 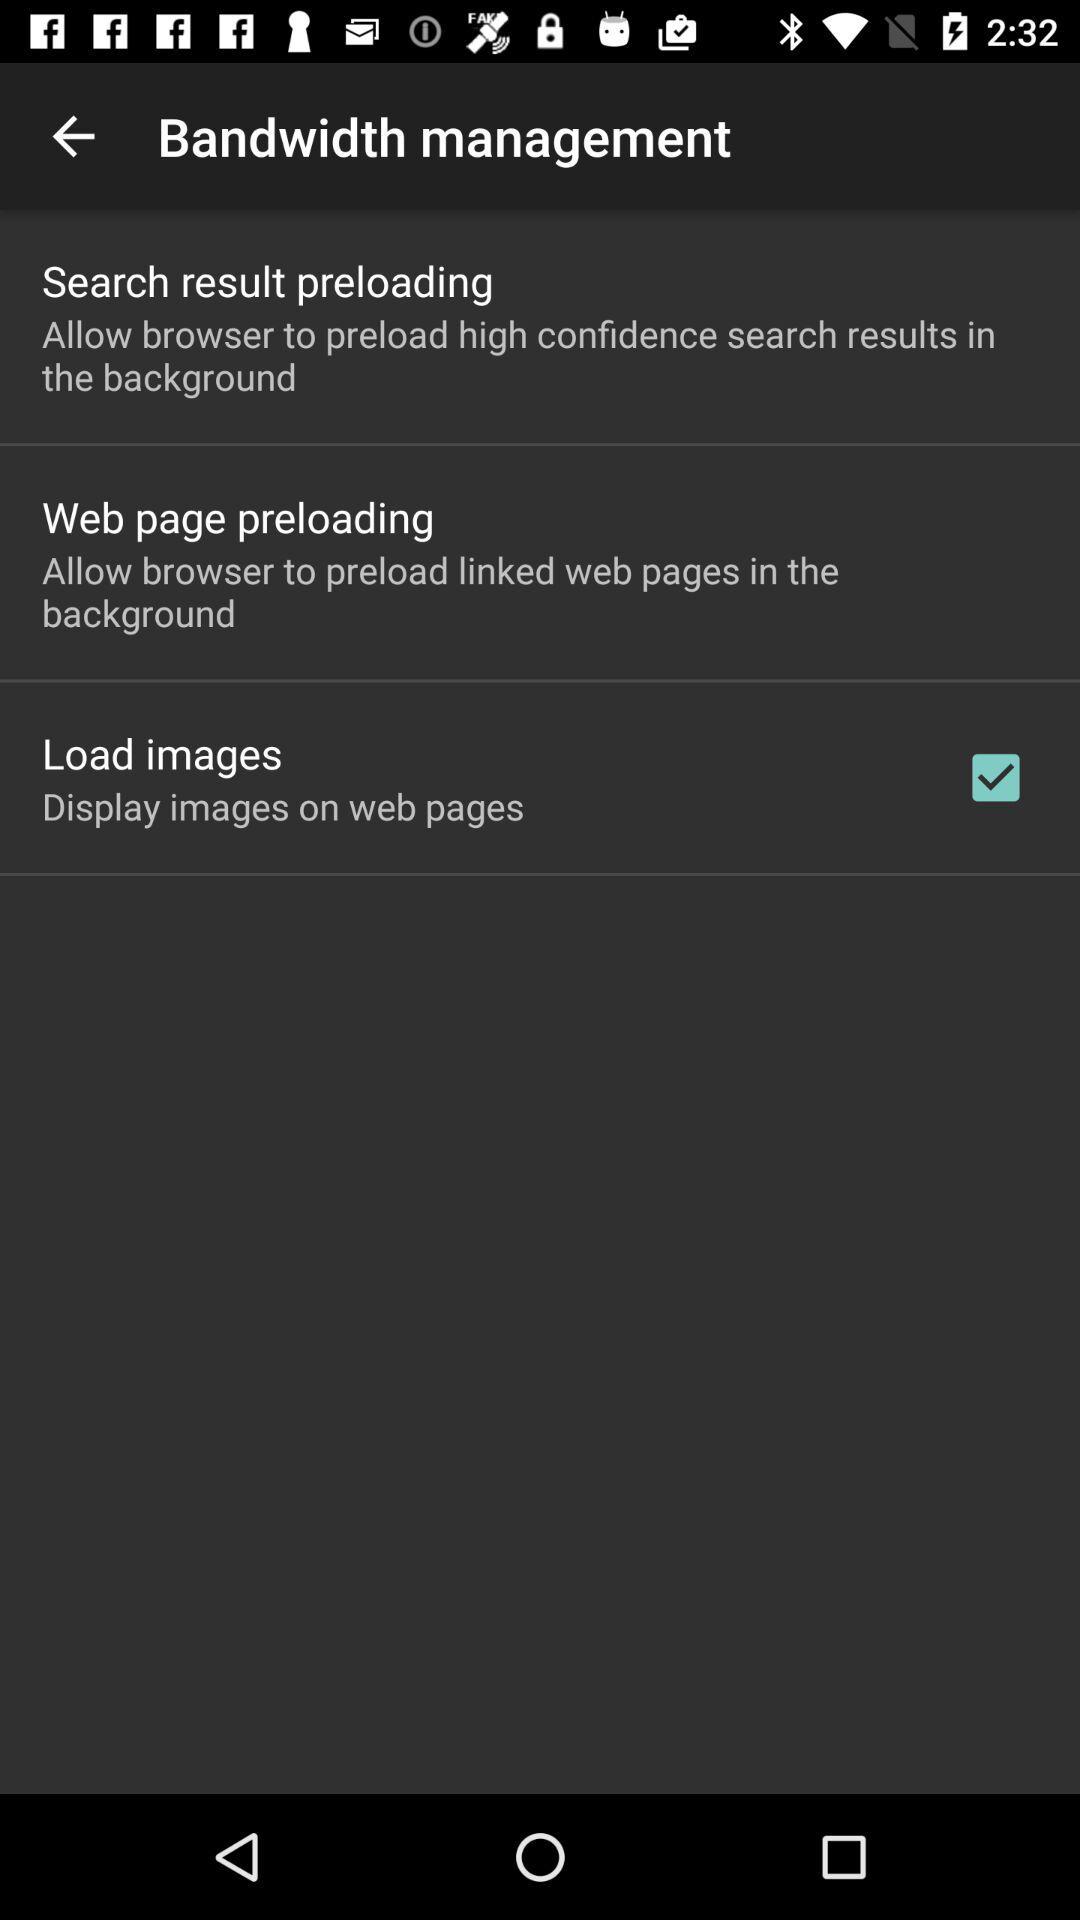 I want to click on the item above search result preloading icon, so click(x=72, y=135).